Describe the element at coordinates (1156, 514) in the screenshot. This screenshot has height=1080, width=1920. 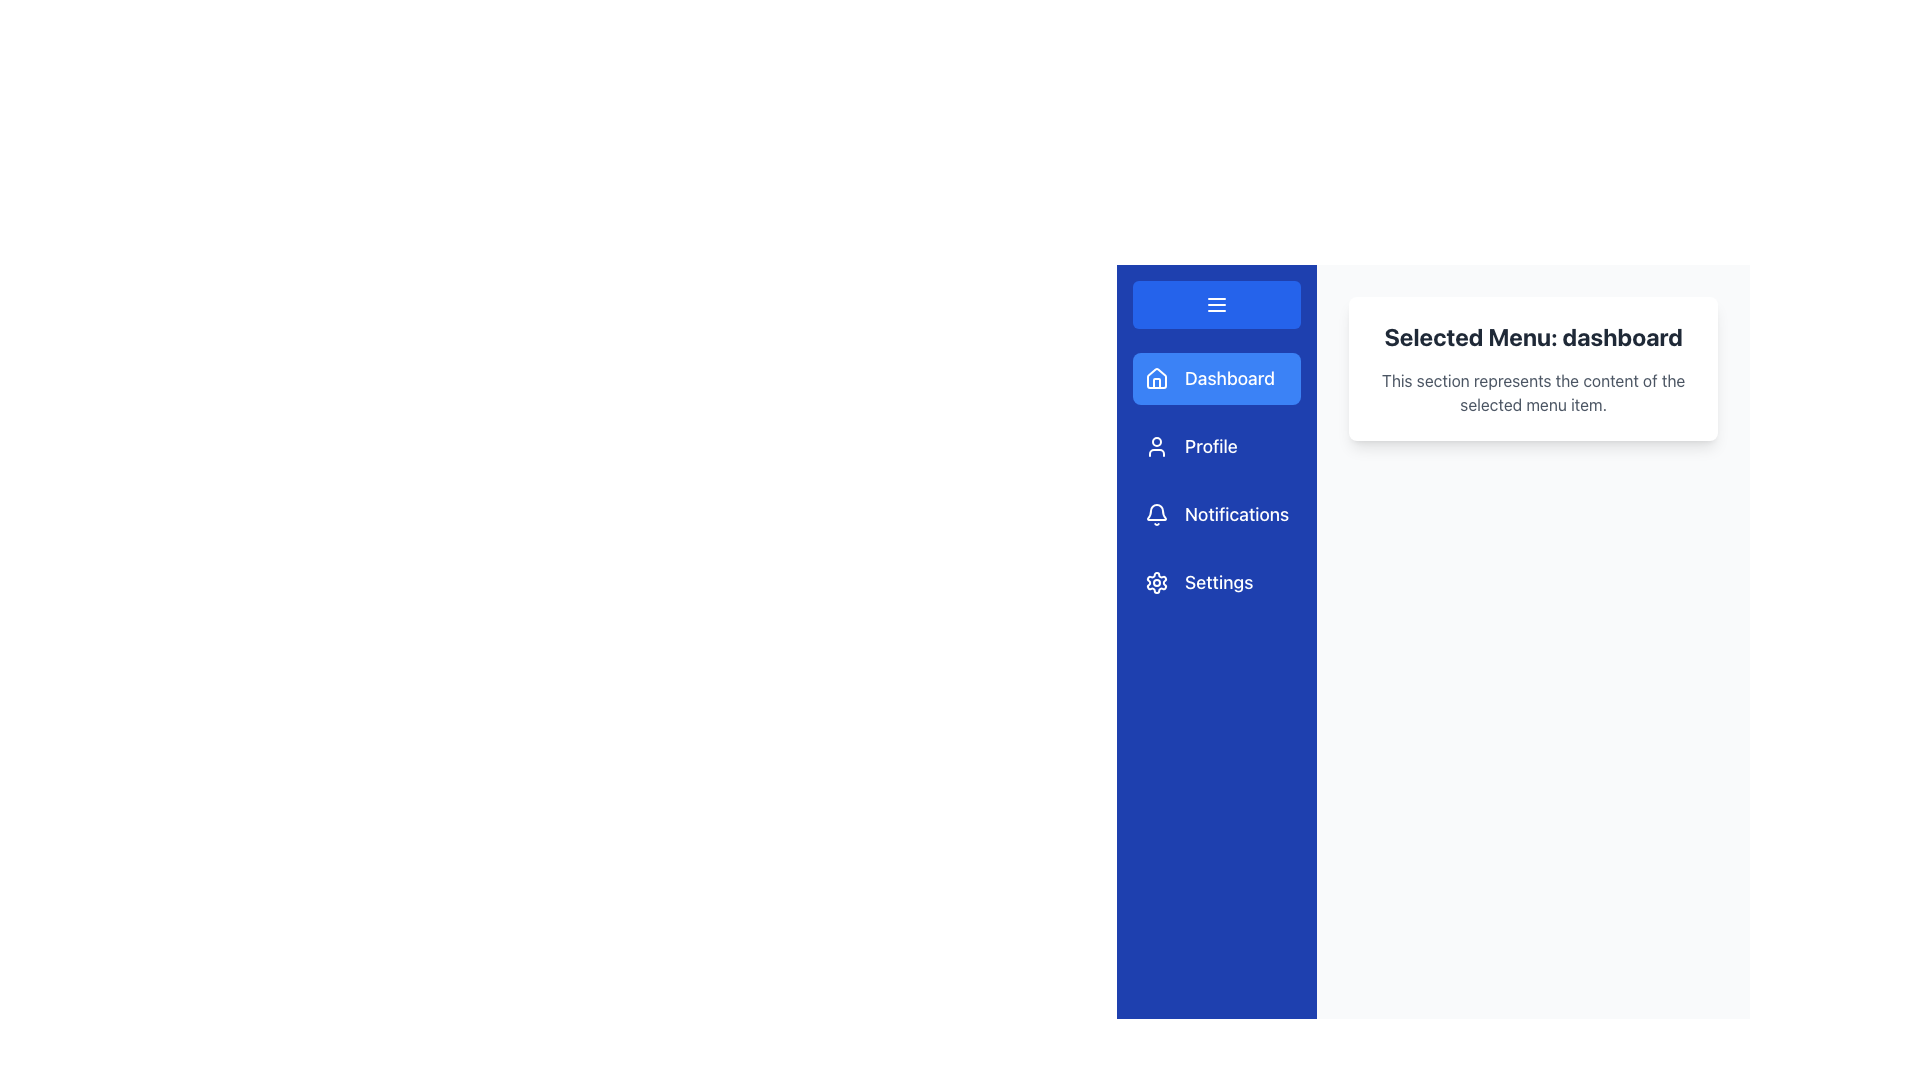
I see `the bell icon representing the 'Notifications' menu option` at that location.